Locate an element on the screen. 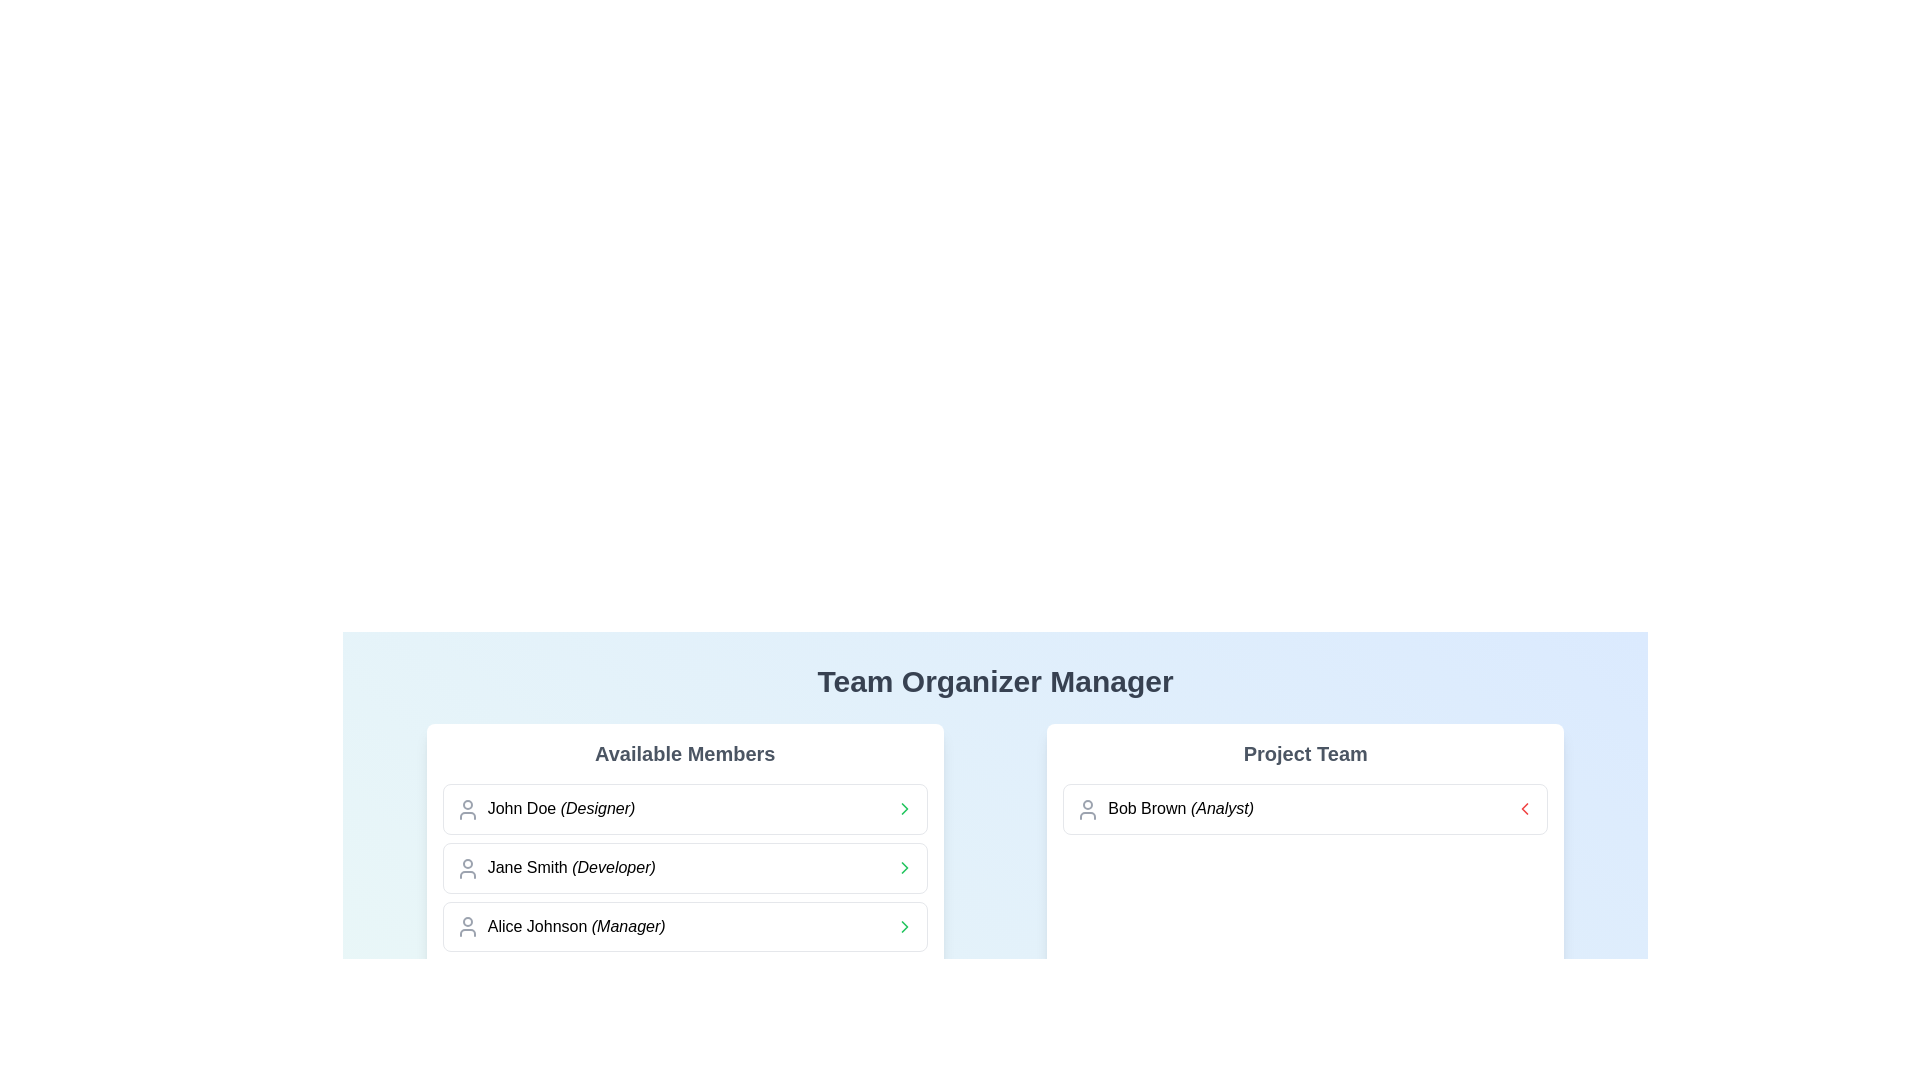 This screenshot has height=1080, width=1920. the 'Bob Brown' text element with the title 'Analyst' in the 'Project Team' section, which is the first entry in the list of team members is located at coordinates (1165, 808).